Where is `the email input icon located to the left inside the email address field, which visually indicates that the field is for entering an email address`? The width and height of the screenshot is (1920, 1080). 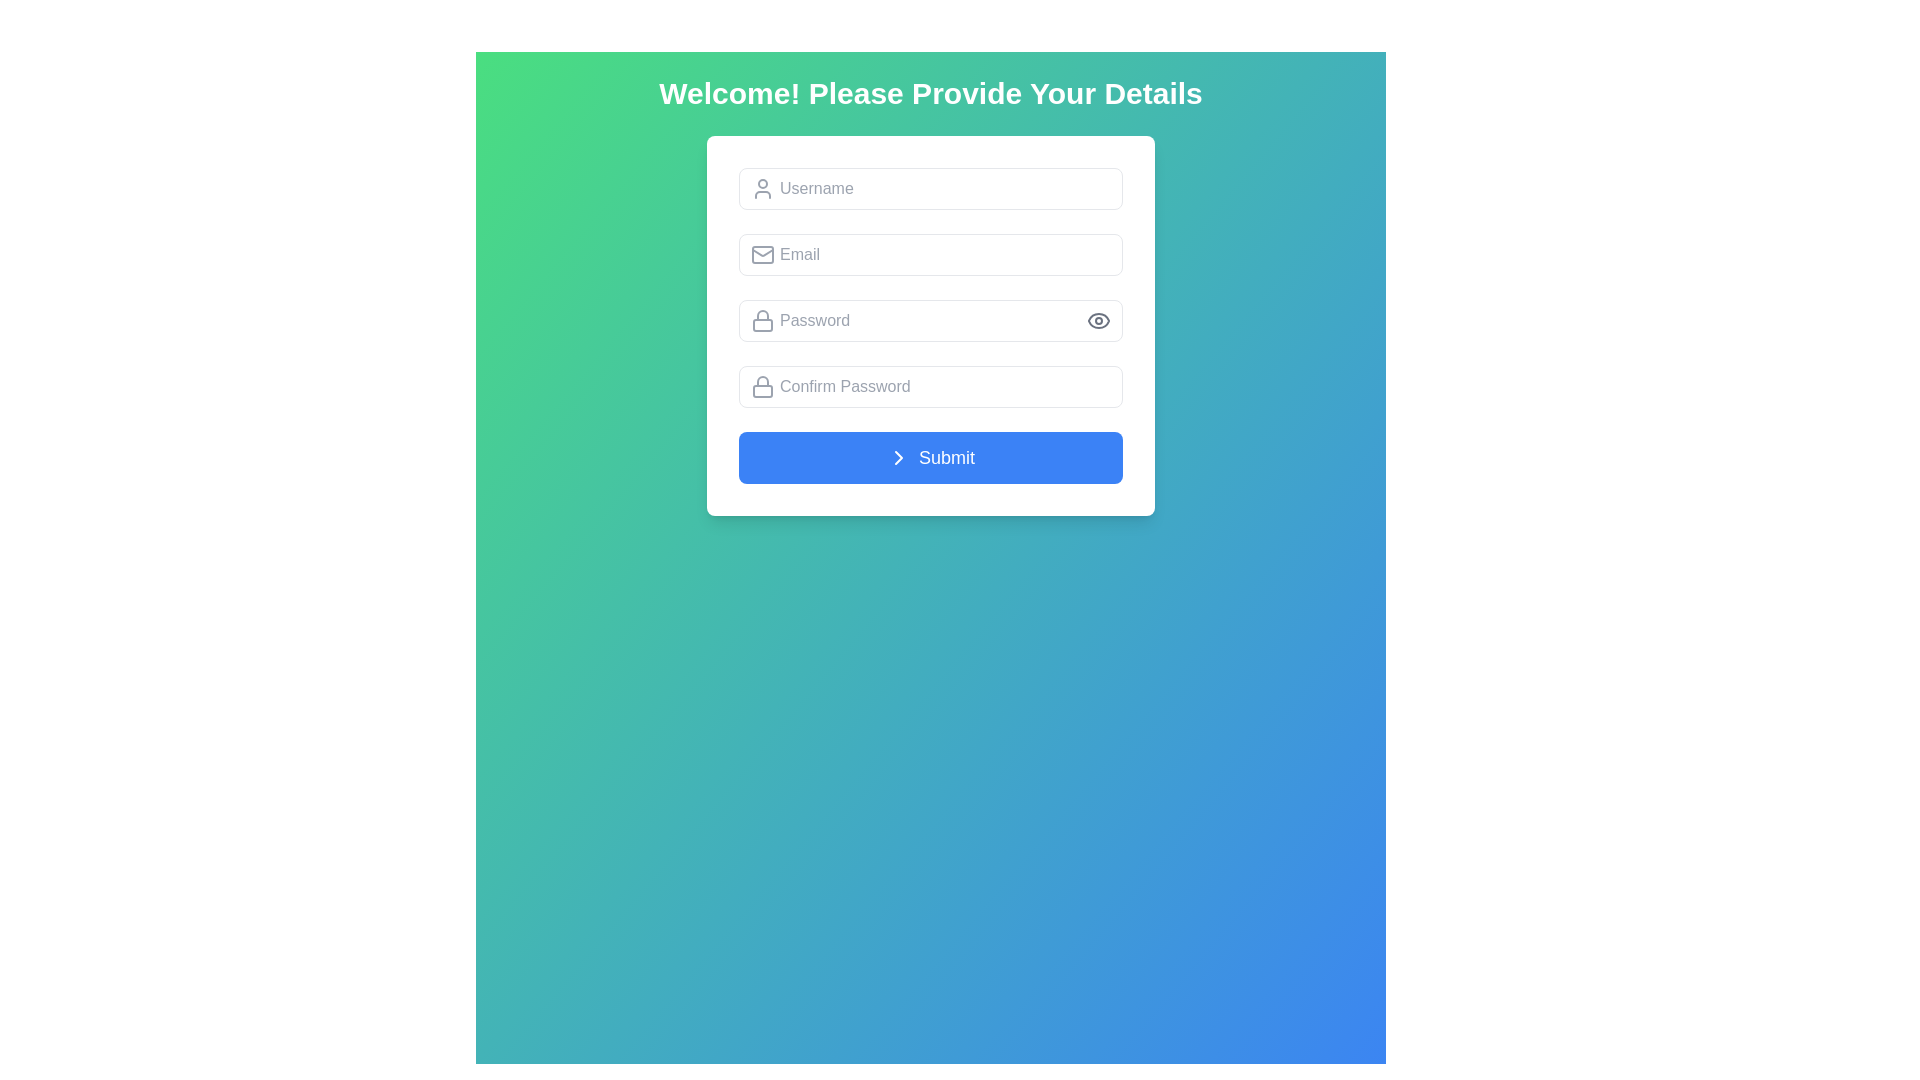
the email input icon located to the left inside the email address field, which visually indicates that the field is for entering an email address is located at coordinates (762, 253).